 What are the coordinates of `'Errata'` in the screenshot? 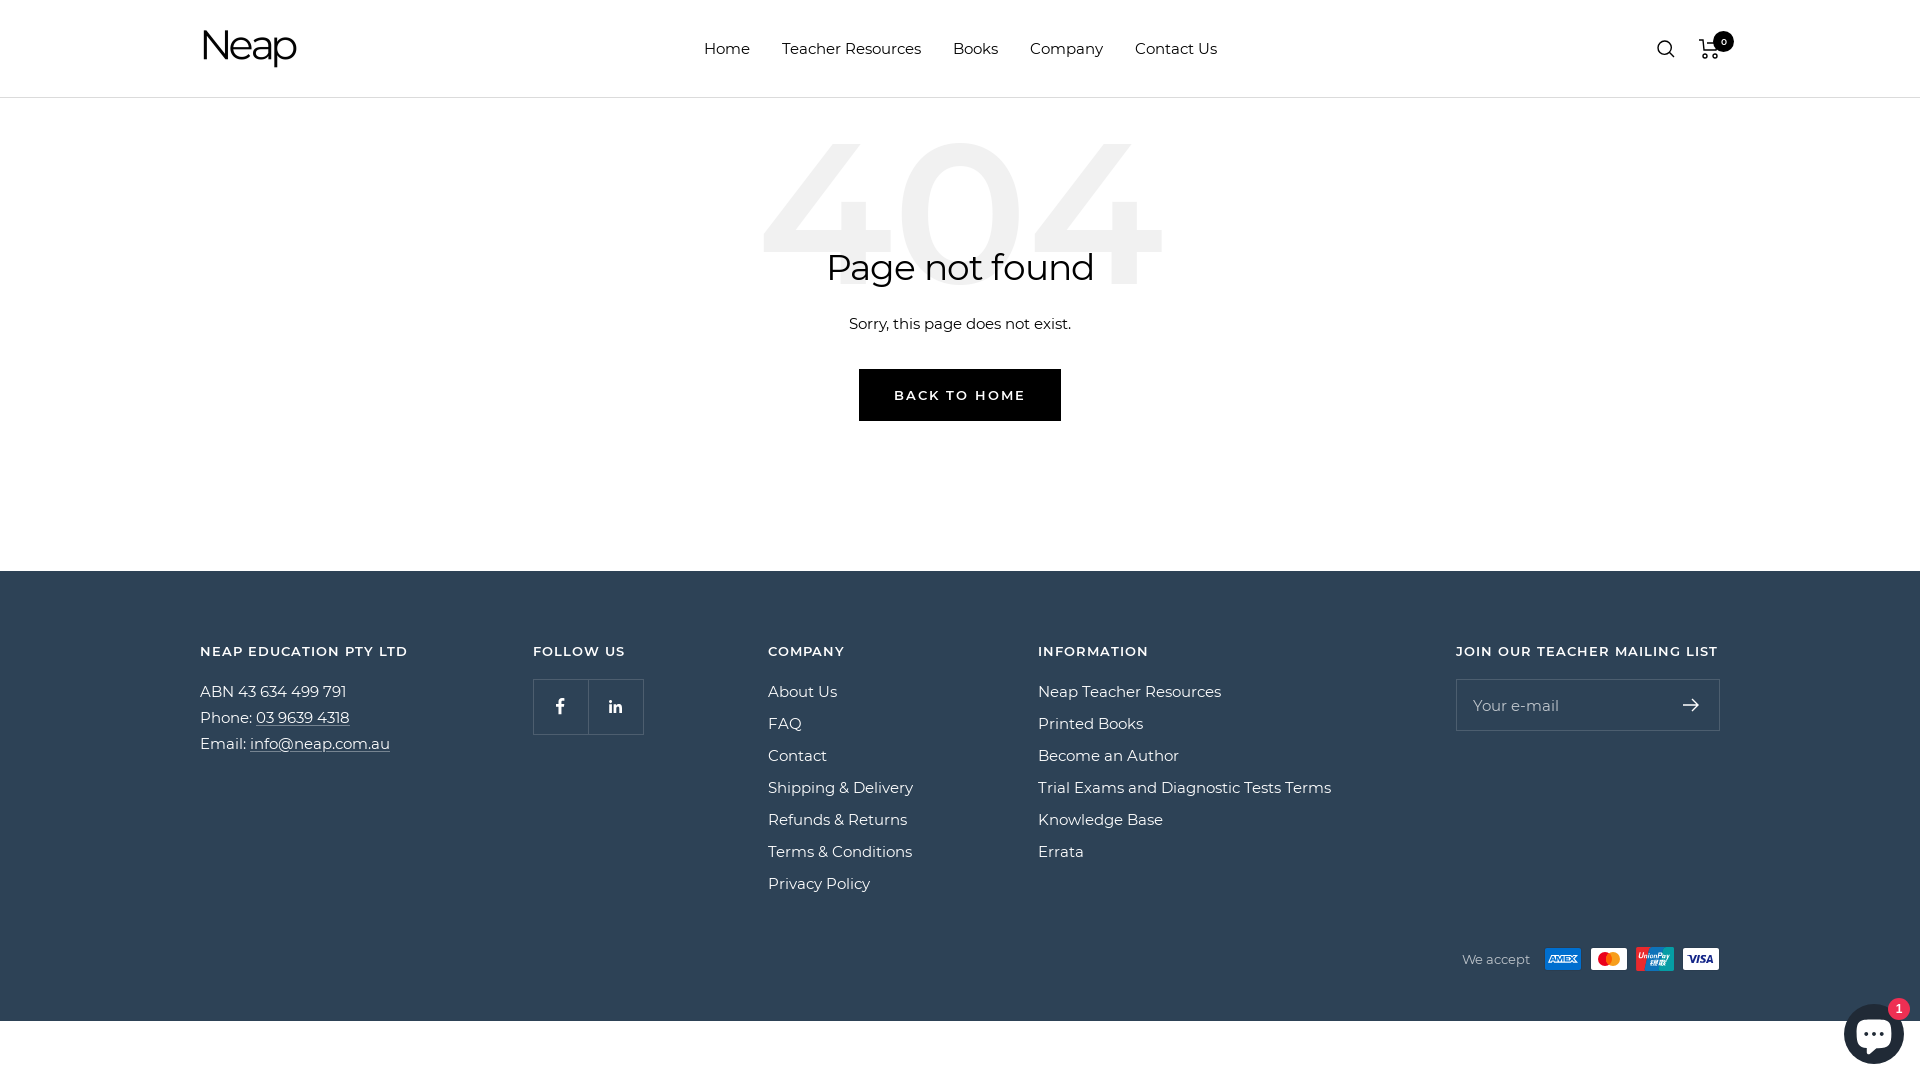 It's located at (1059, 852).